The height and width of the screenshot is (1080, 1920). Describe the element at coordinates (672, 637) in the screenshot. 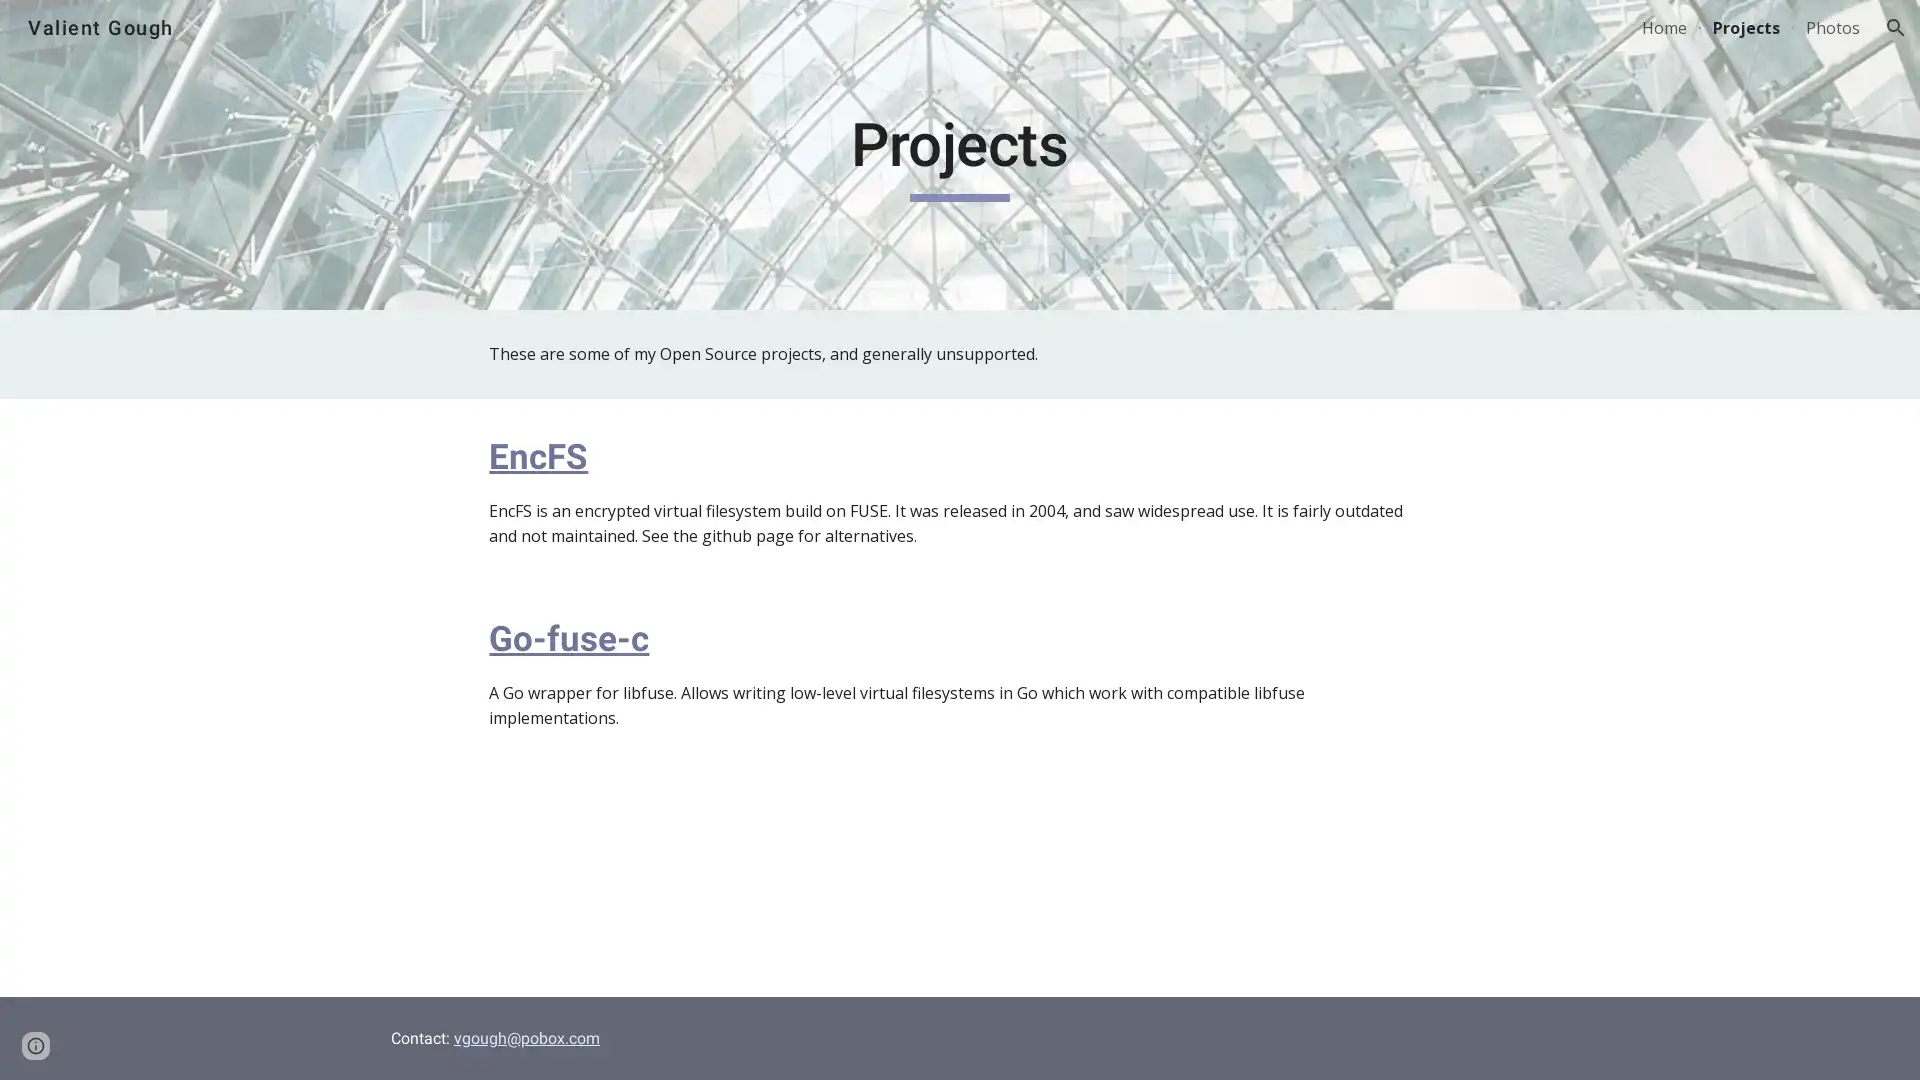

I see `Copy heading link` at that location.